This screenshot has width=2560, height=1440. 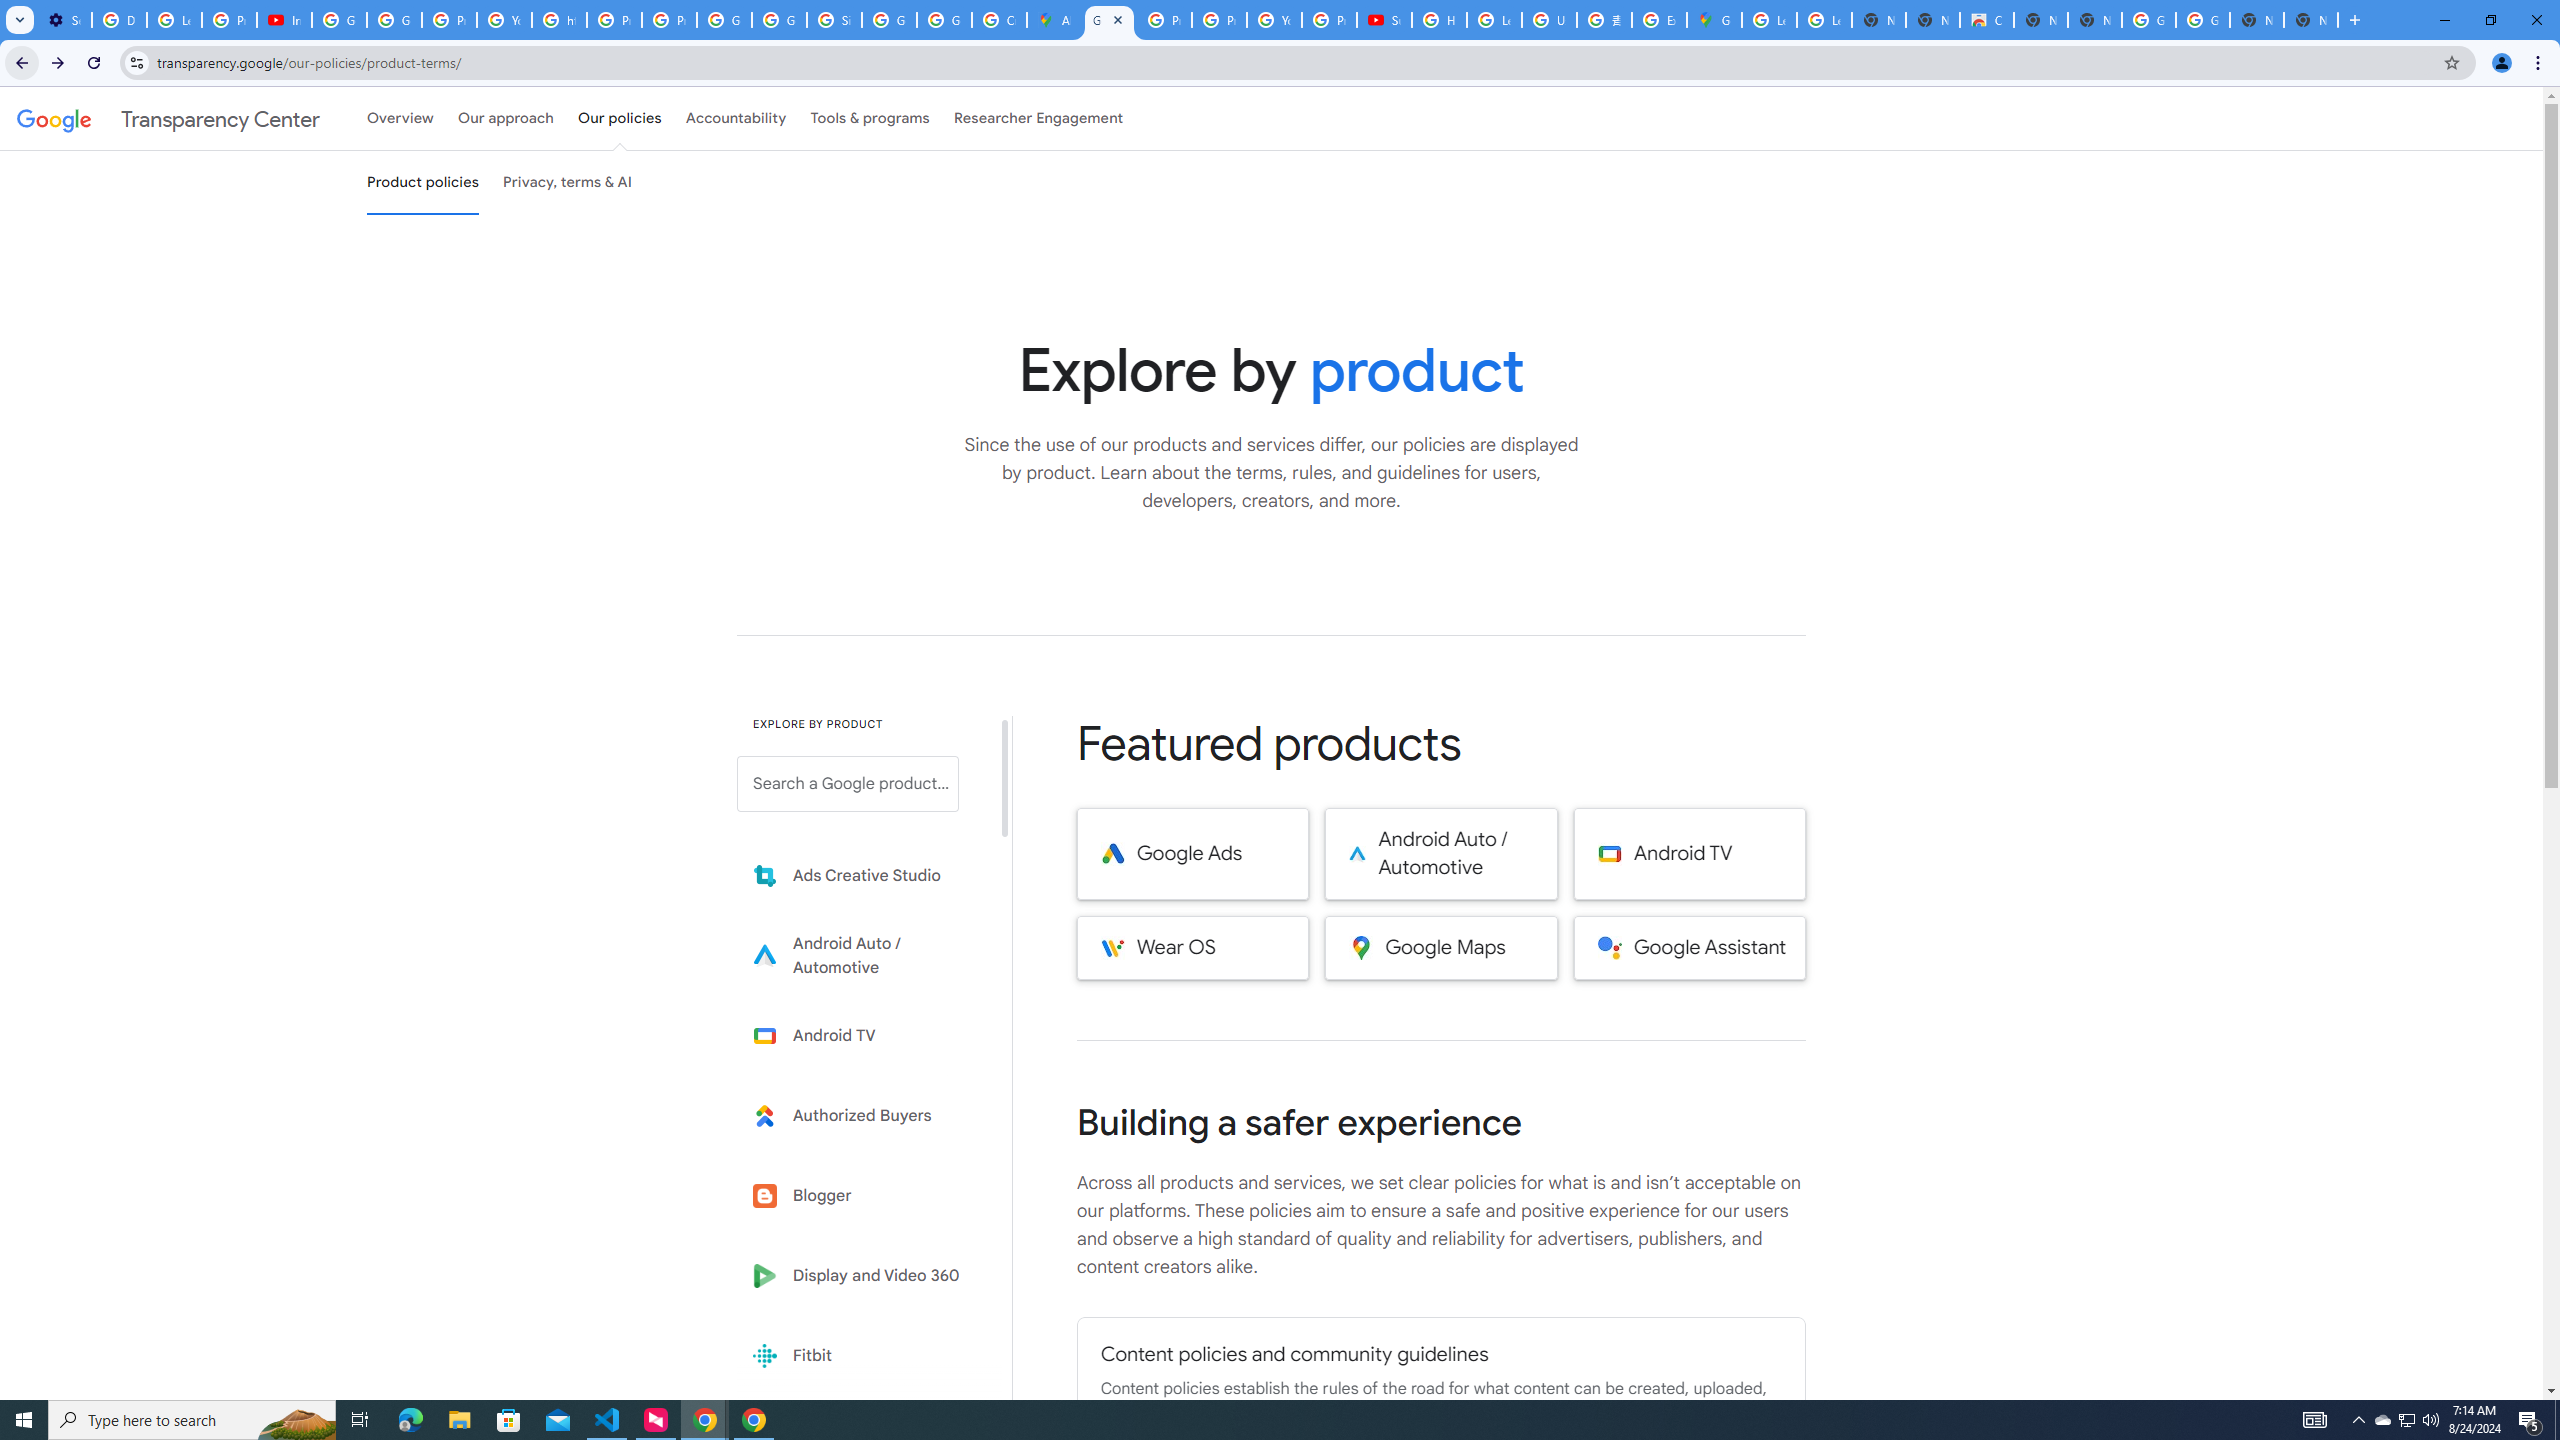 I want to click on 'Google Account Help', so click(x=338, y=19).